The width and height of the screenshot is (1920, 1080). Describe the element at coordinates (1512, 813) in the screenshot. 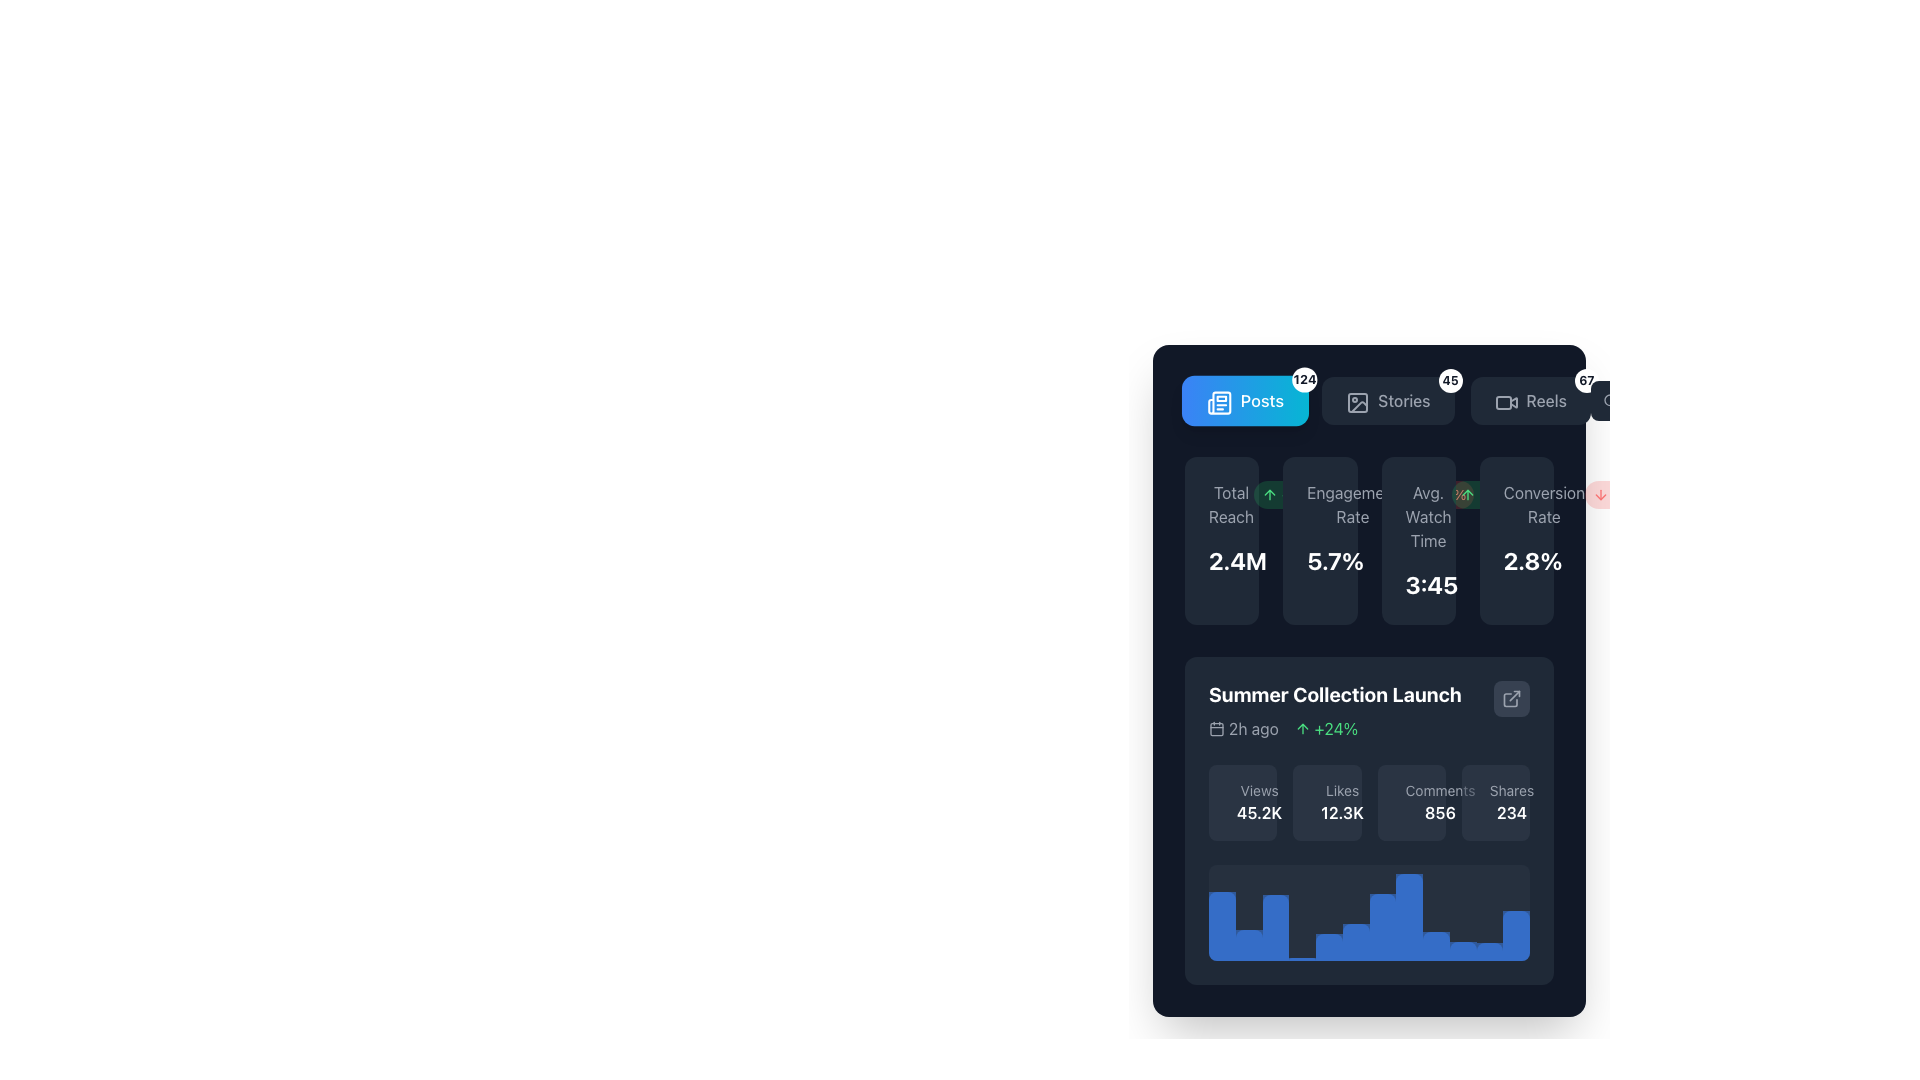

I see `the Text Label displaying the count of shares, located at the bottom-right corner of the statistic block under the 'Shares' label` at that location.